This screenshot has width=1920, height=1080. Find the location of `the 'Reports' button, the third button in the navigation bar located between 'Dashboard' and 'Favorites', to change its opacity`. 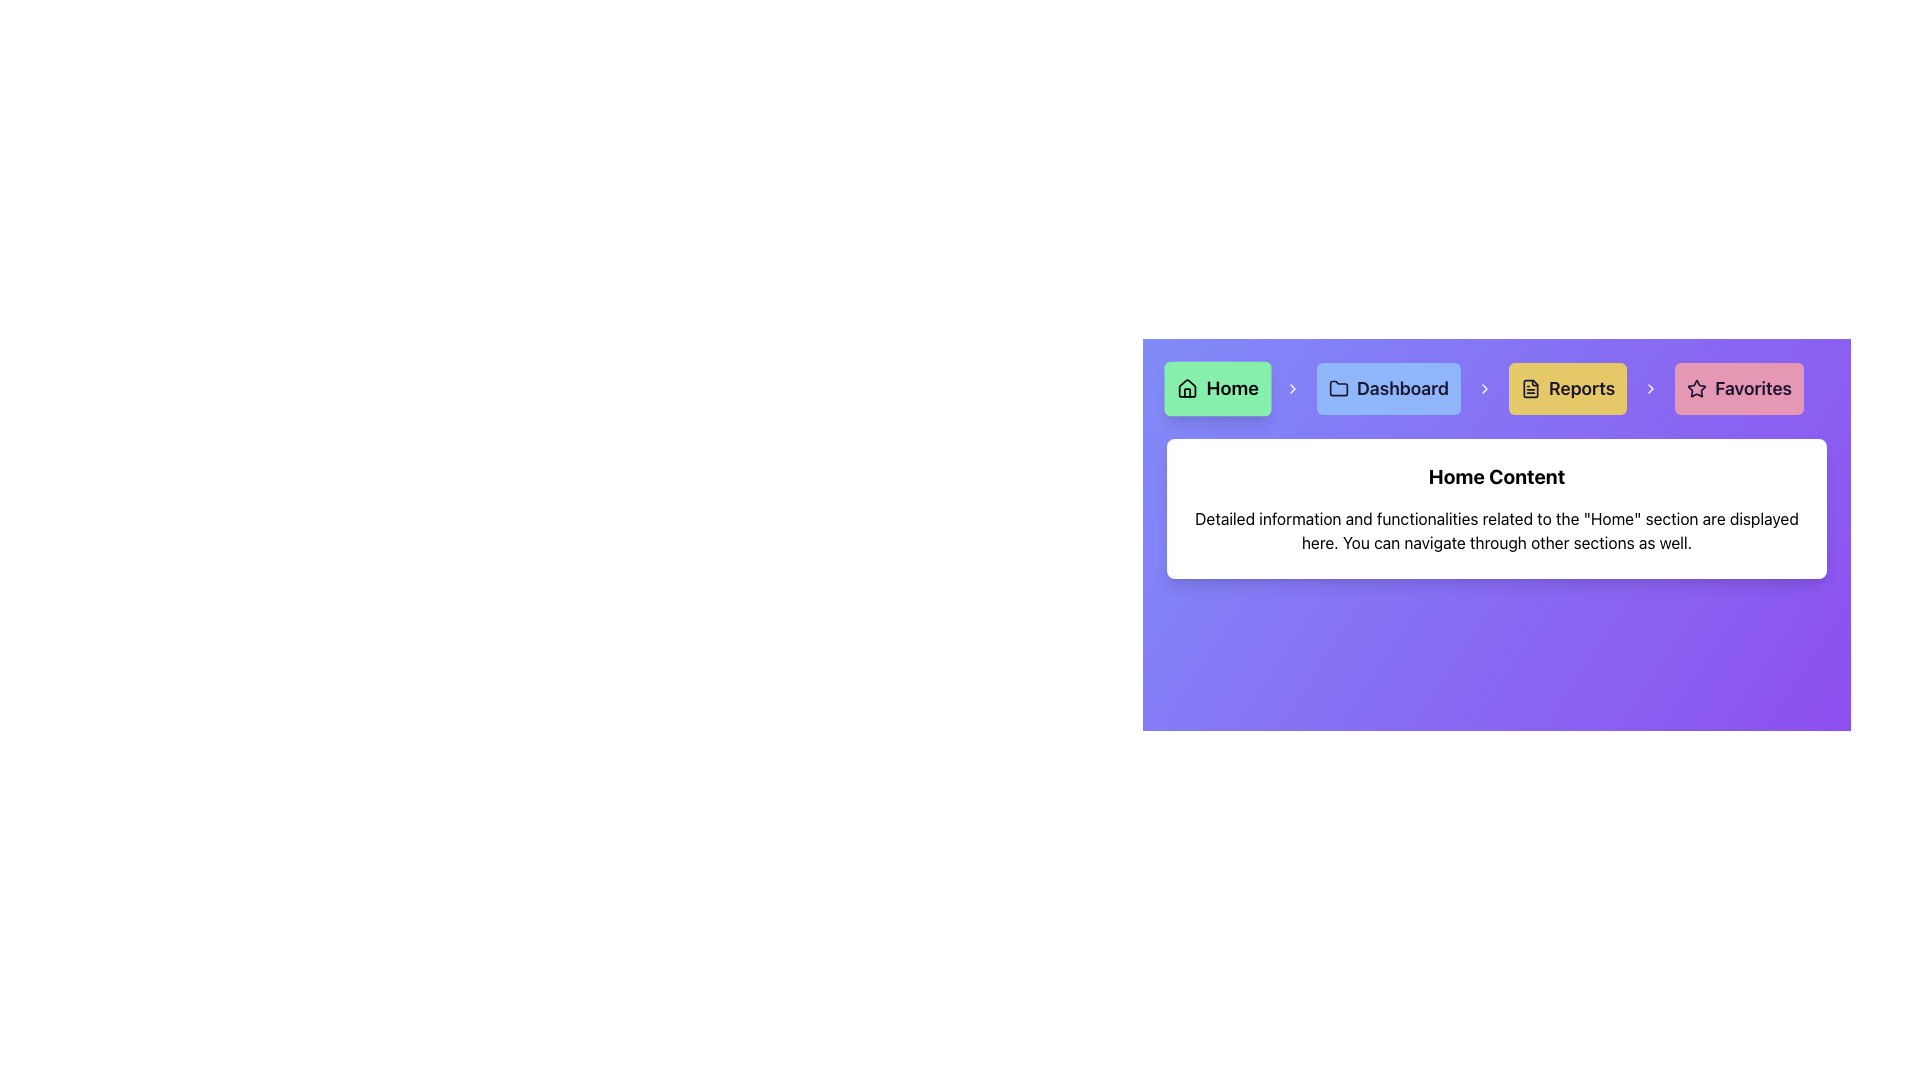

the 'Reports' button, the third button in the navigation bar located between 'Dashboard' and 'Favorites', to change its opacity is located at coordinates (1567, 389).